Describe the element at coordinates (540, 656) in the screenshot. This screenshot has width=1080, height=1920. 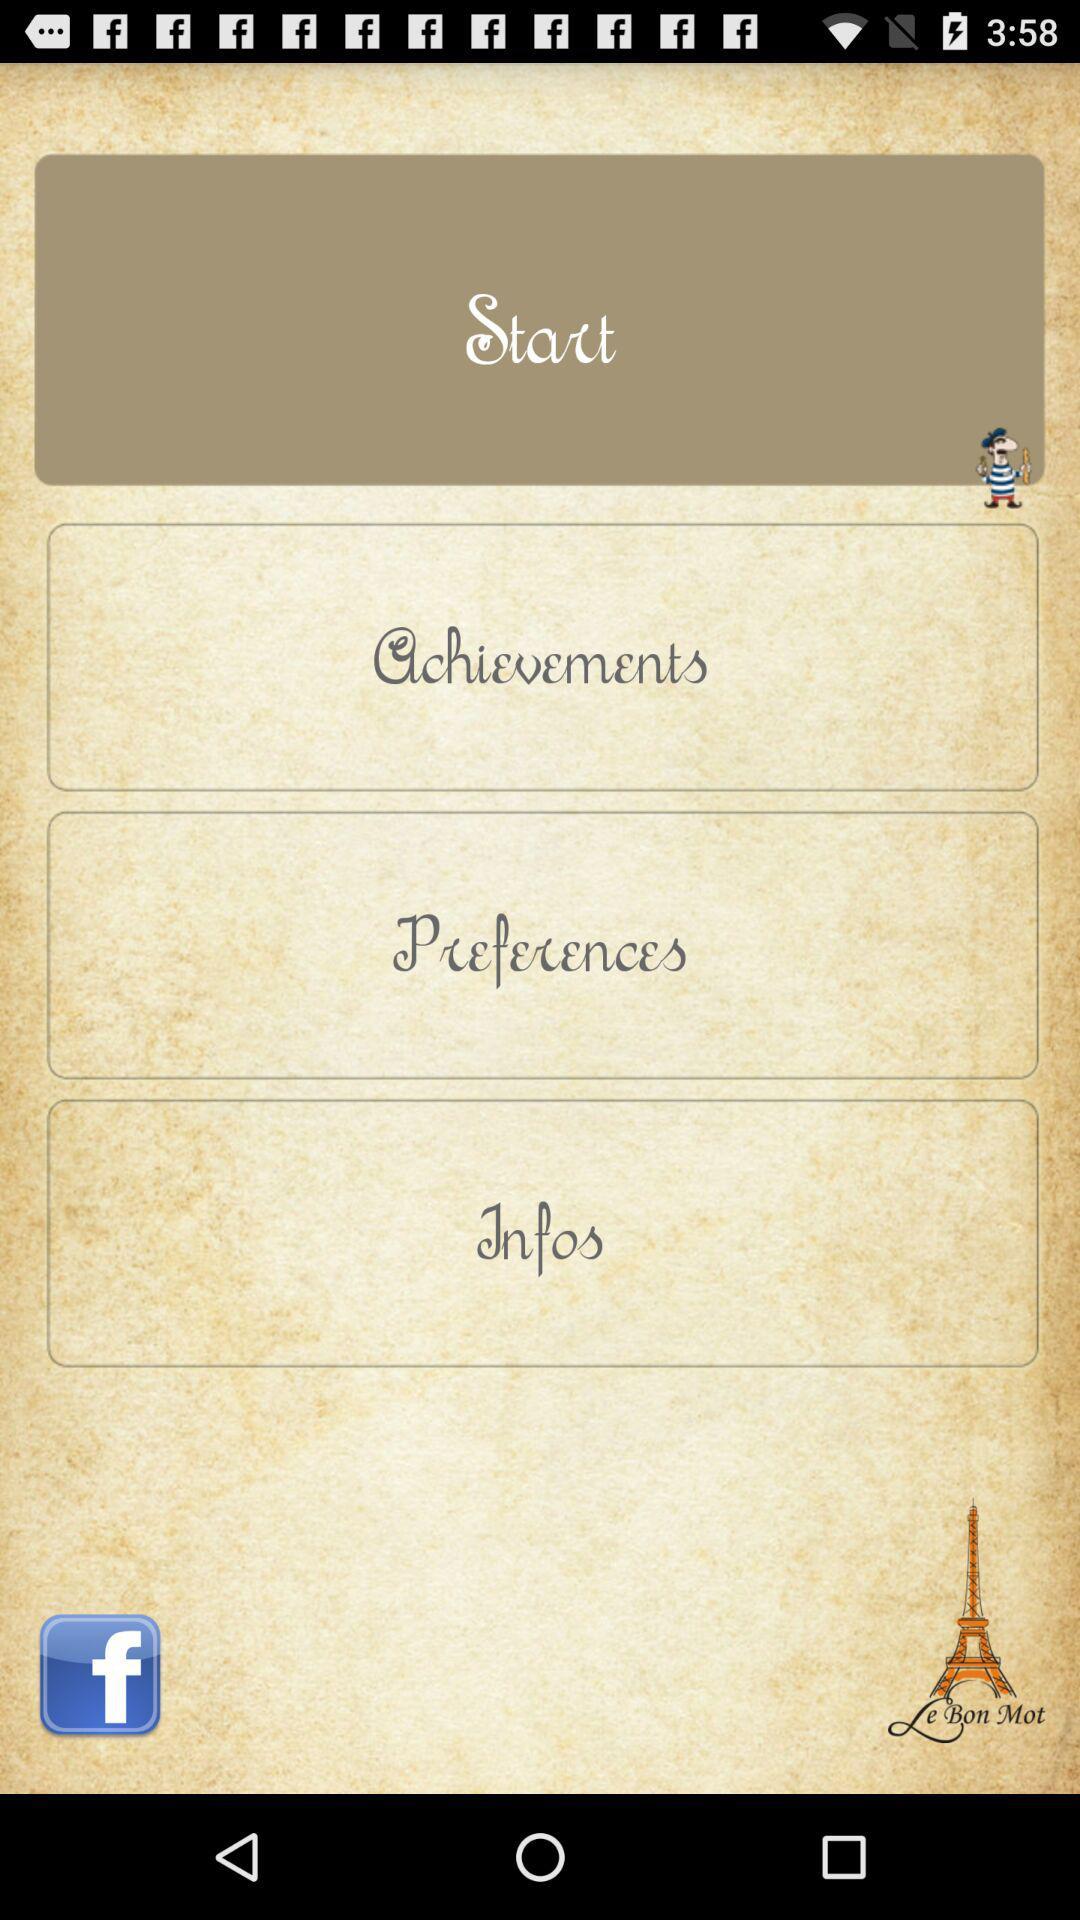
I see `the button below start button` at that location.